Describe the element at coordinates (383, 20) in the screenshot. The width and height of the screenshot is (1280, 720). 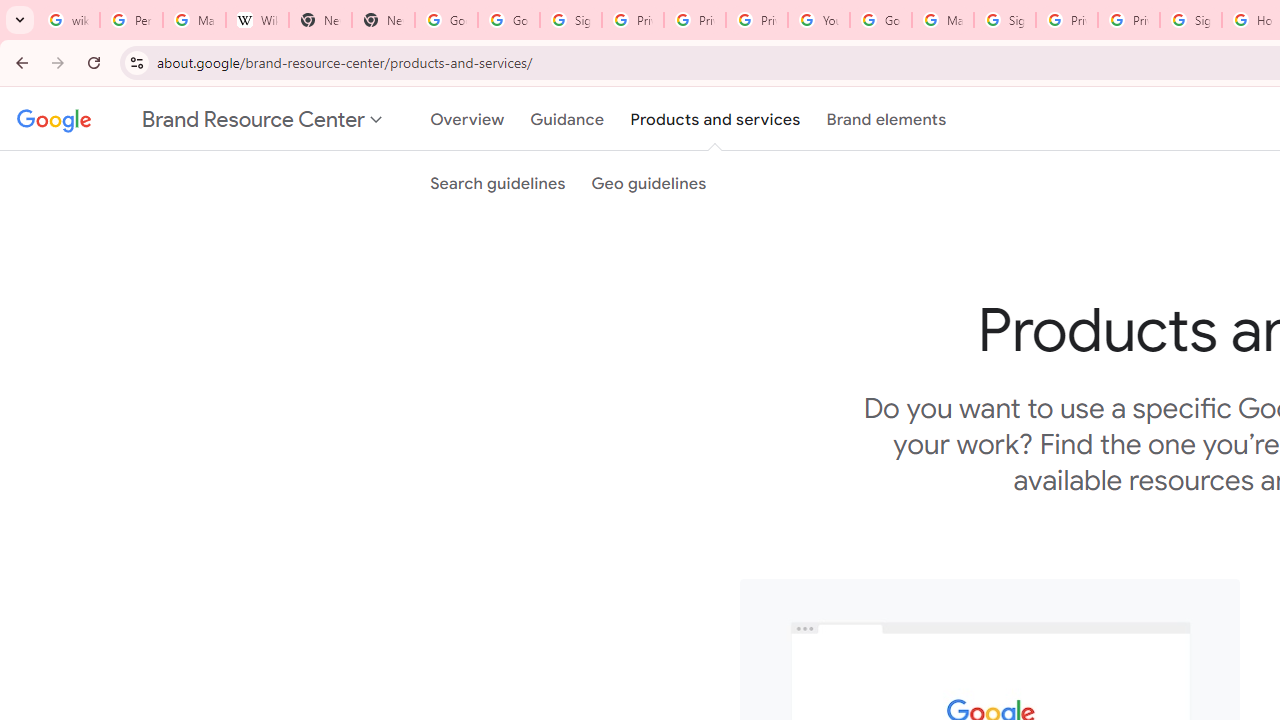
I see `'New Tab'` at that location.